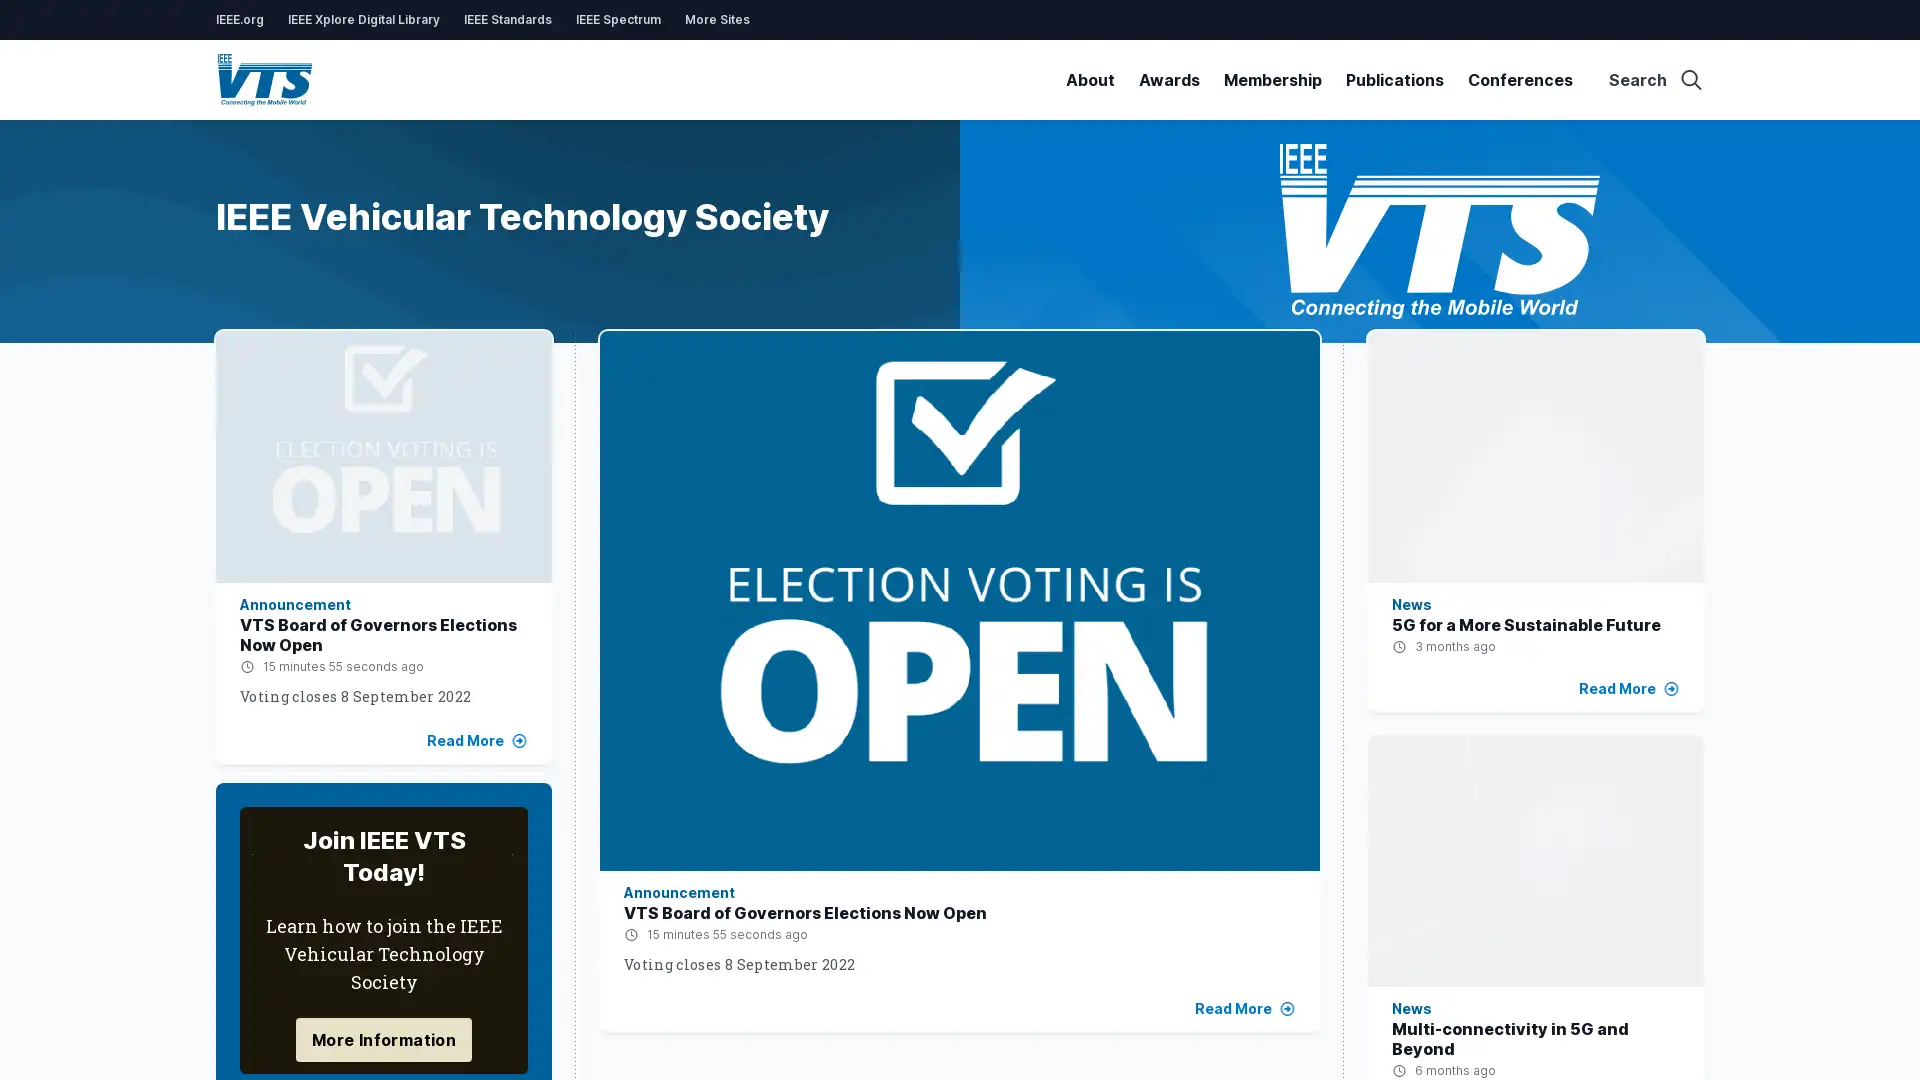 The width and height of the screenshot is (1920, 1080). Describe the element at coordinates (1394, 79) in the screenshot. I see `Publications` at that location.